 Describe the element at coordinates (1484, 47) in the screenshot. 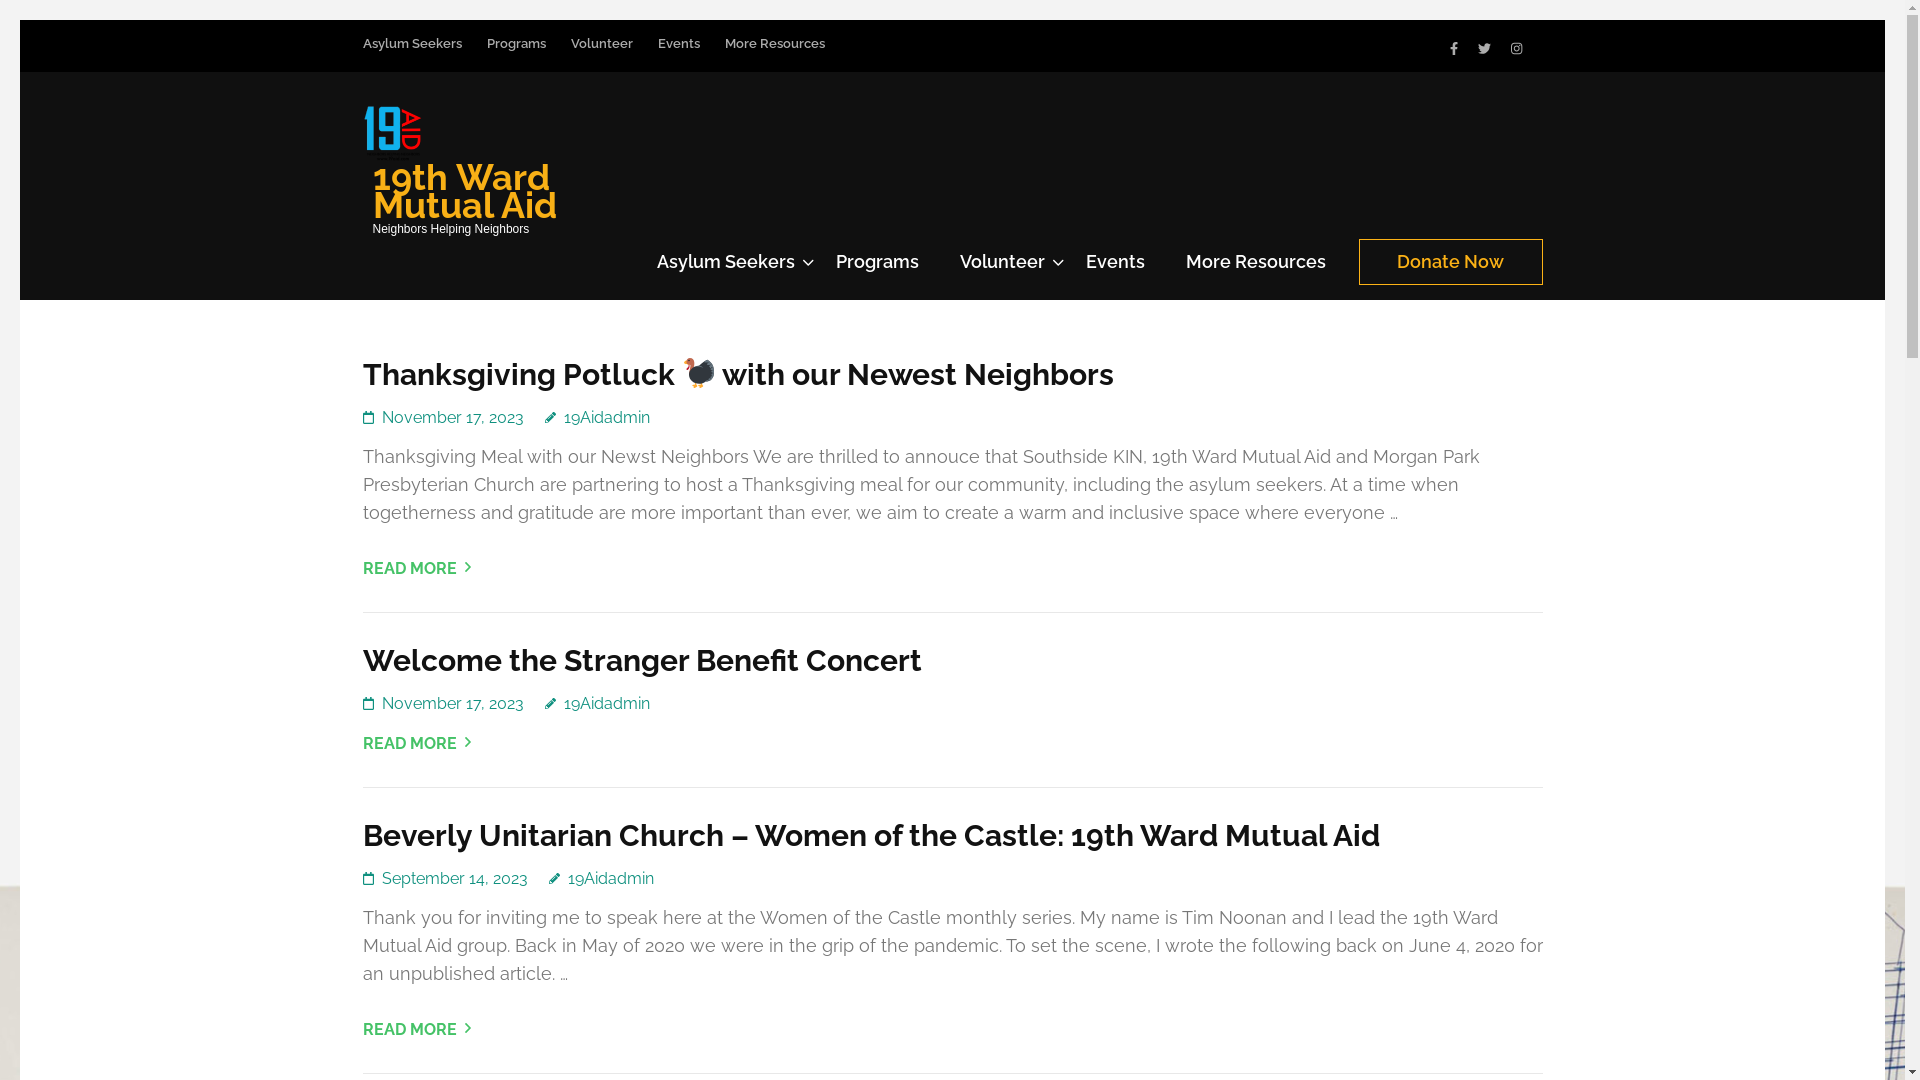

I see `'Twitter'` at that location.